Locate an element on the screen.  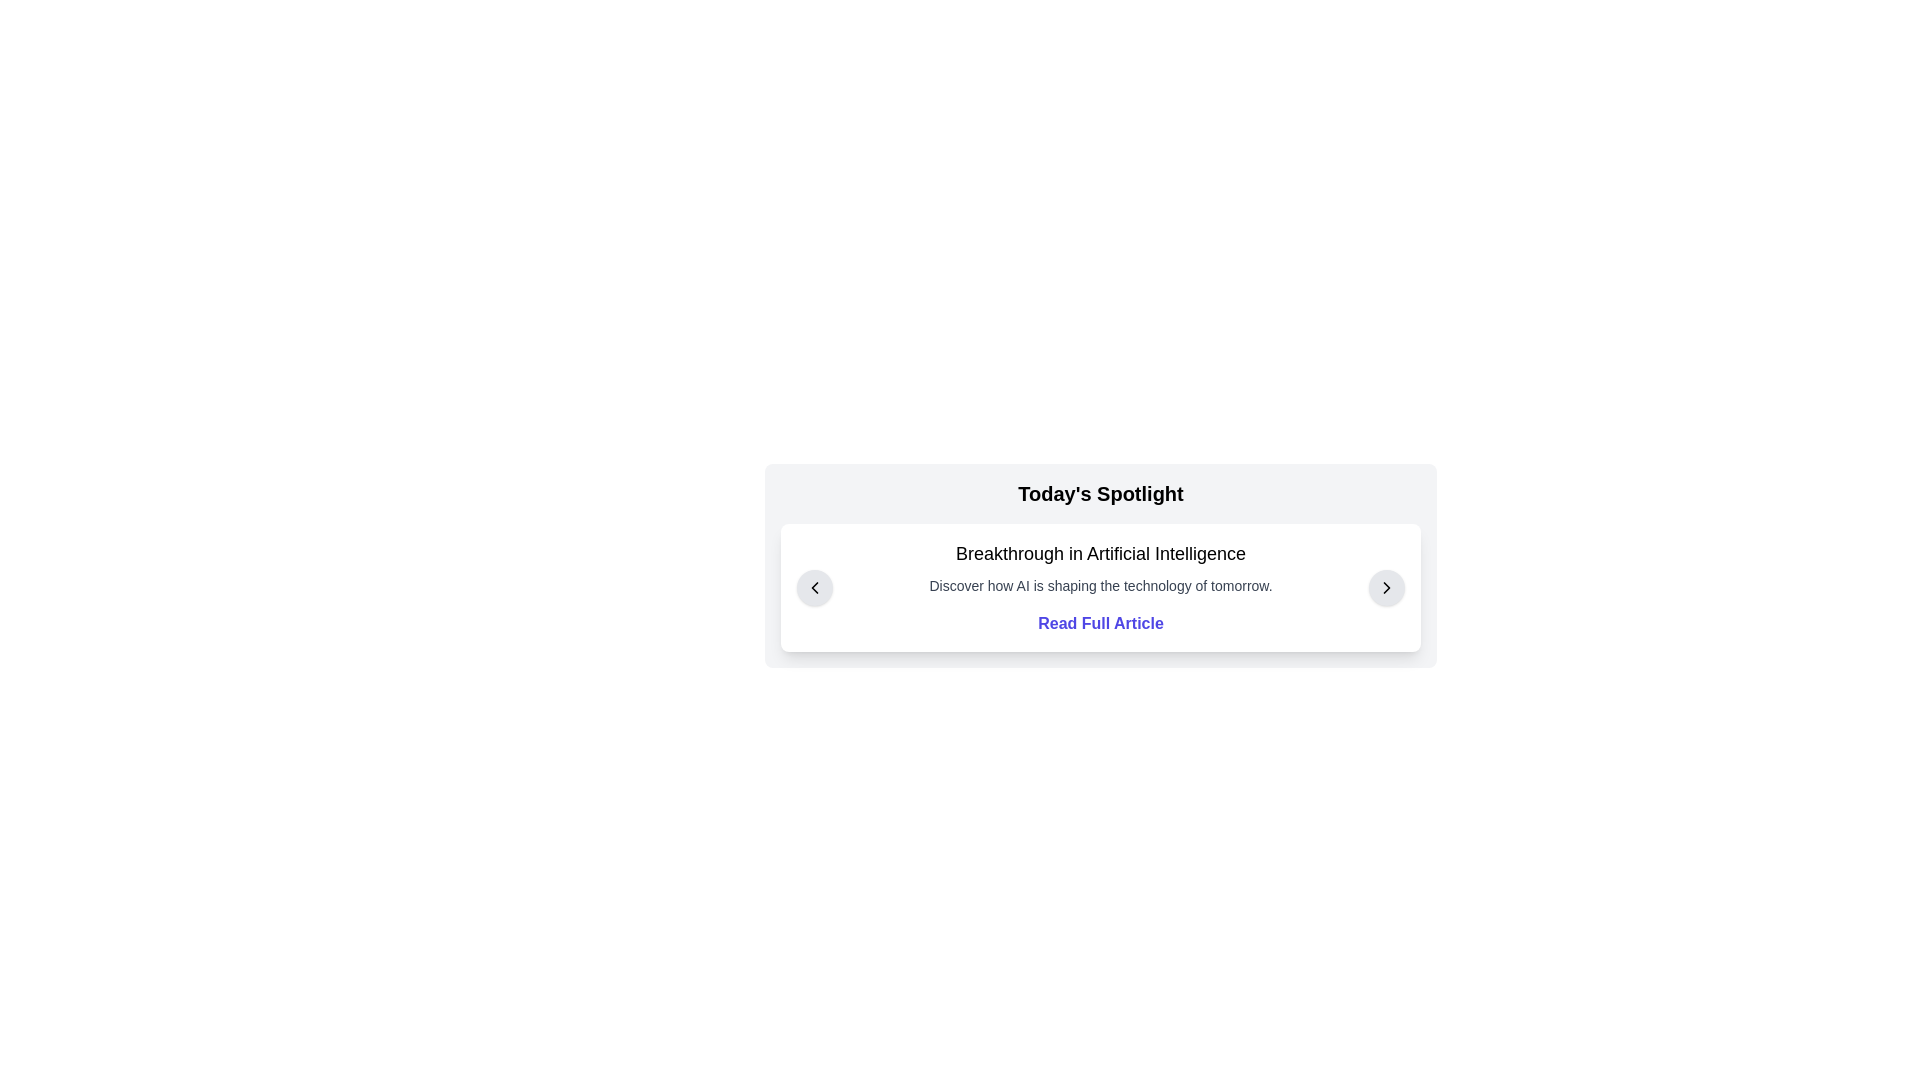
the circular button with a gray background and a left-pointing chevron icon is located at coordinates (815, 586).